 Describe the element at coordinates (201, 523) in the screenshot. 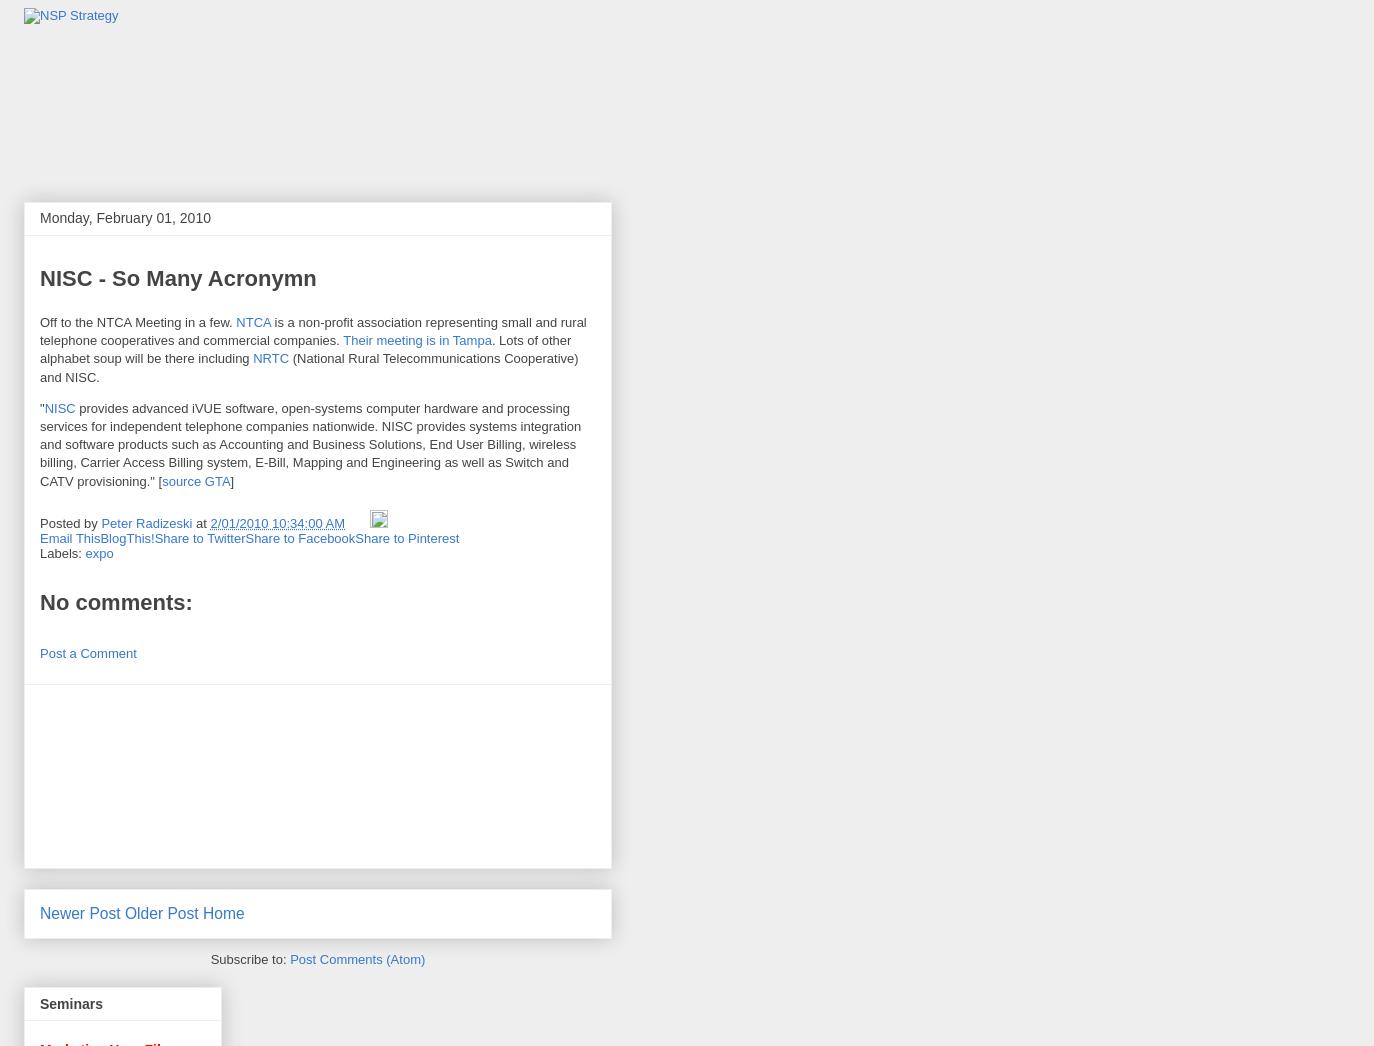

I see `'at'` at that location.